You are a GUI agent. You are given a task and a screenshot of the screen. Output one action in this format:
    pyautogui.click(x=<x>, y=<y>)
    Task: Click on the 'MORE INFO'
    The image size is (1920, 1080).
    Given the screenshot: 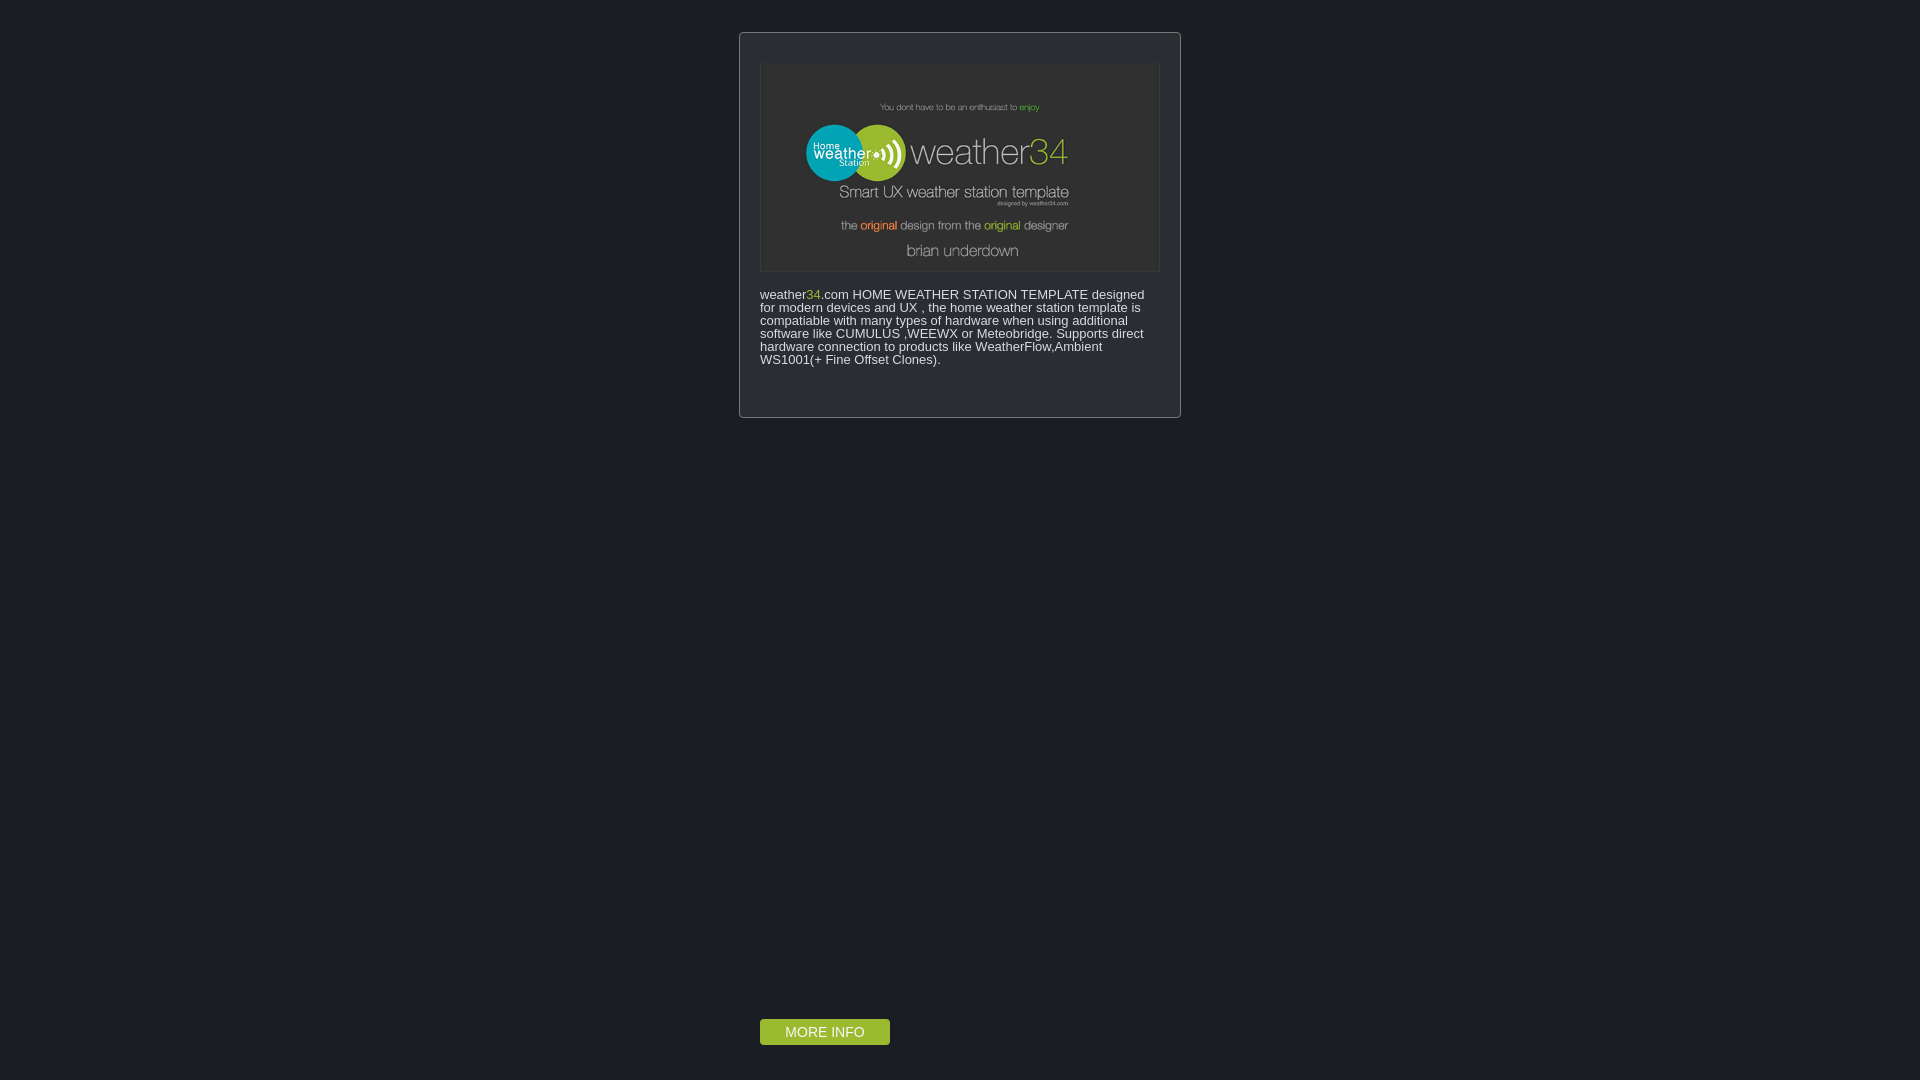 What is the action you would take?
    pyautogui.click(x=825, y=1032)
    